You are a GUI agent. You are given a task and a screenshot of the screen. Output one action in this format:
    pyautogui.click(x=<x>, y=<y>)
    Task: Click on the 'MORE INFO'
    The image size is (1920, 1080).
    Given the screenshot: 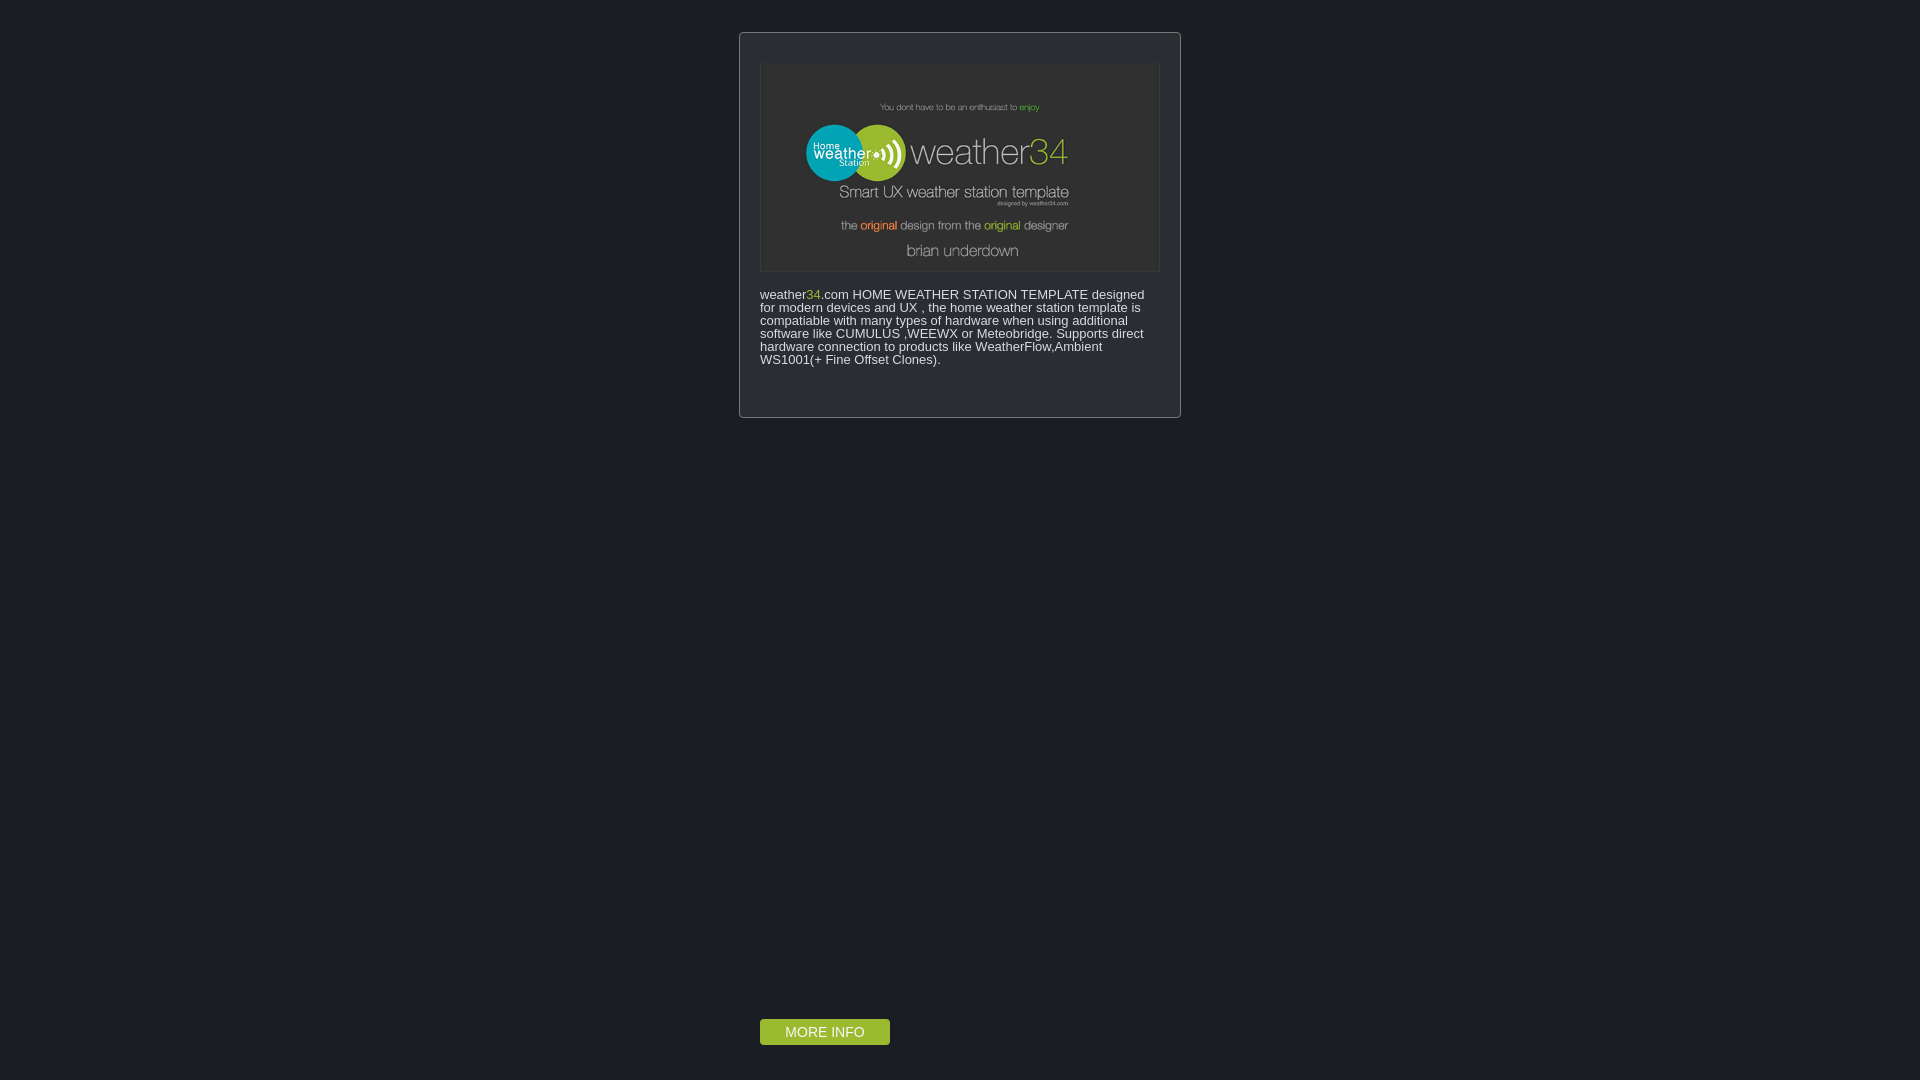 What is the action you would take?
    pyautogui.click(x=825, y=1032)
    